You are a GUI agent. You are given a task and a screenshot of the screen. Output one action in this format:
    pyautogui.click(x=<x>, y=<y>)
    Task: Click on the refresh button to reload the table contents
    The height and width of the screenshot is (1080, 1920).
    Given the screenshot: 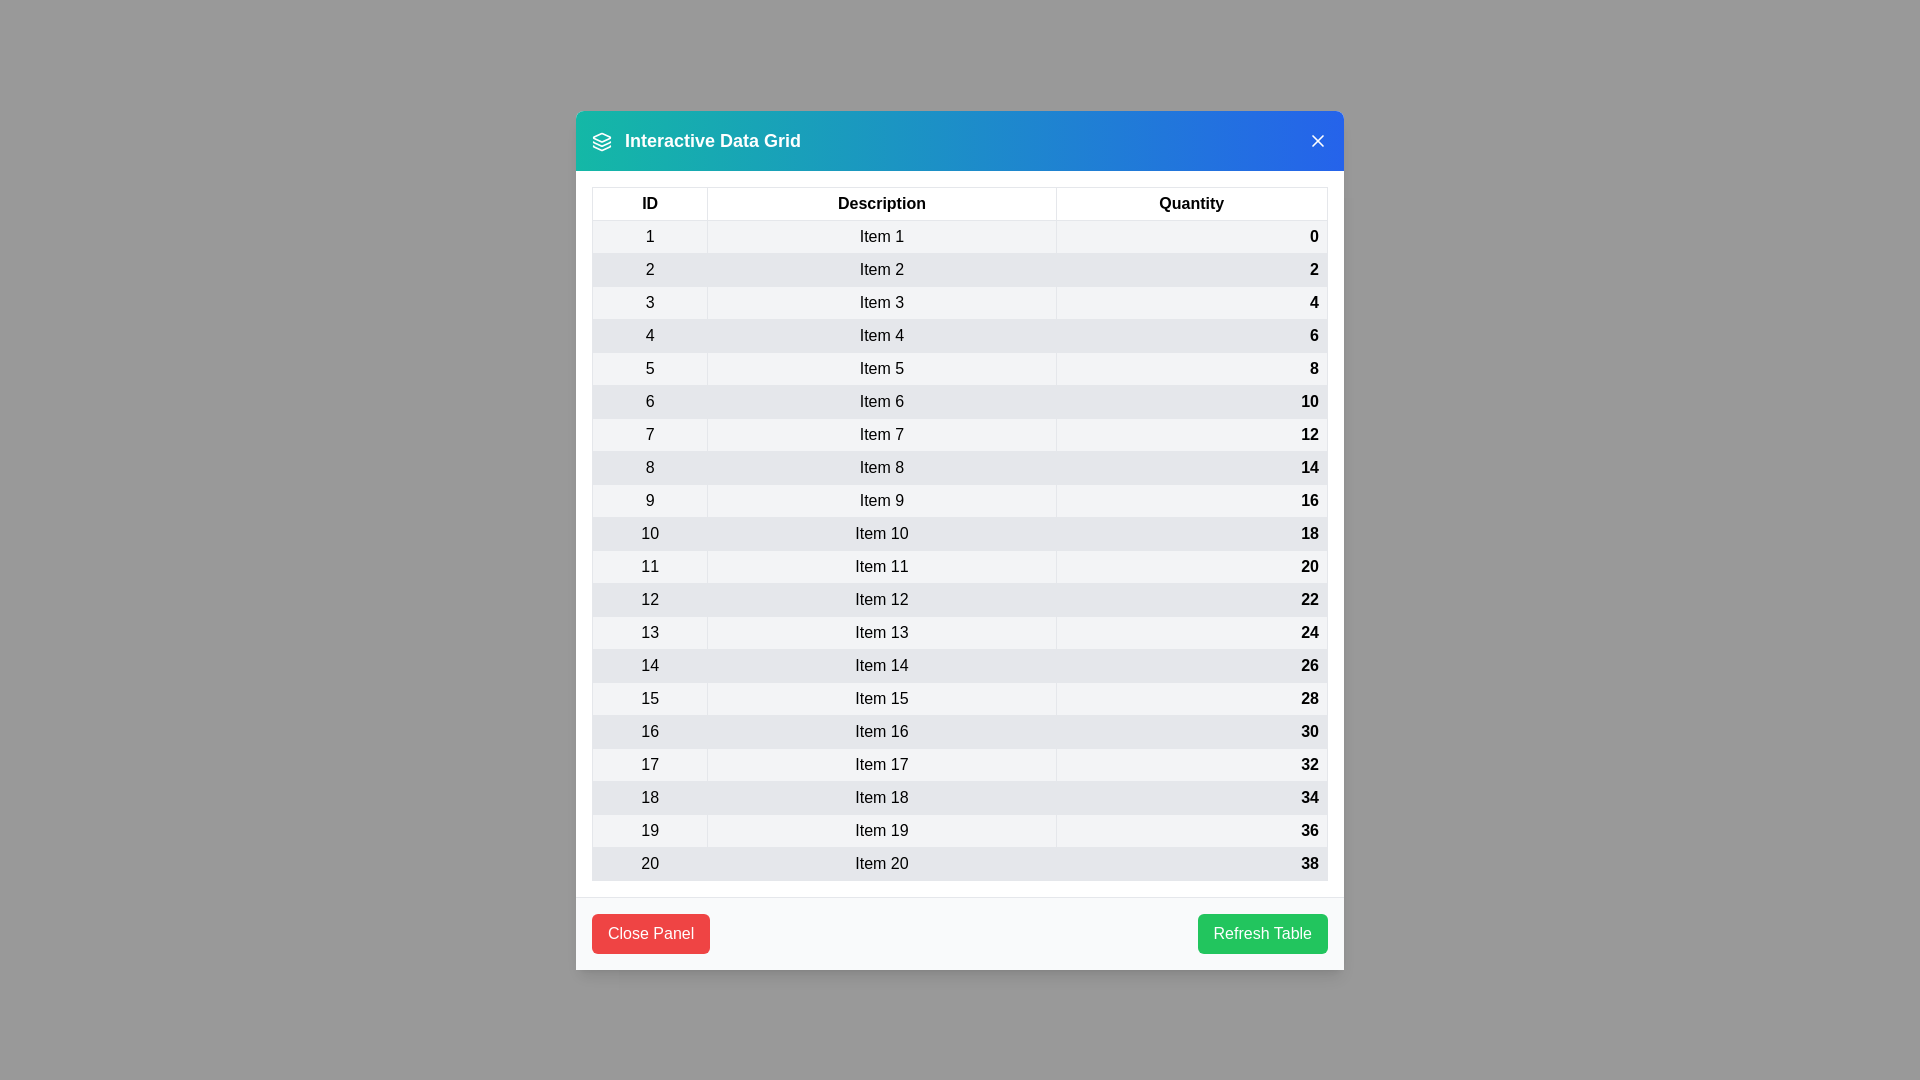 What is the action you would take?
    pyautogui.click(x=1261, y=933)
    